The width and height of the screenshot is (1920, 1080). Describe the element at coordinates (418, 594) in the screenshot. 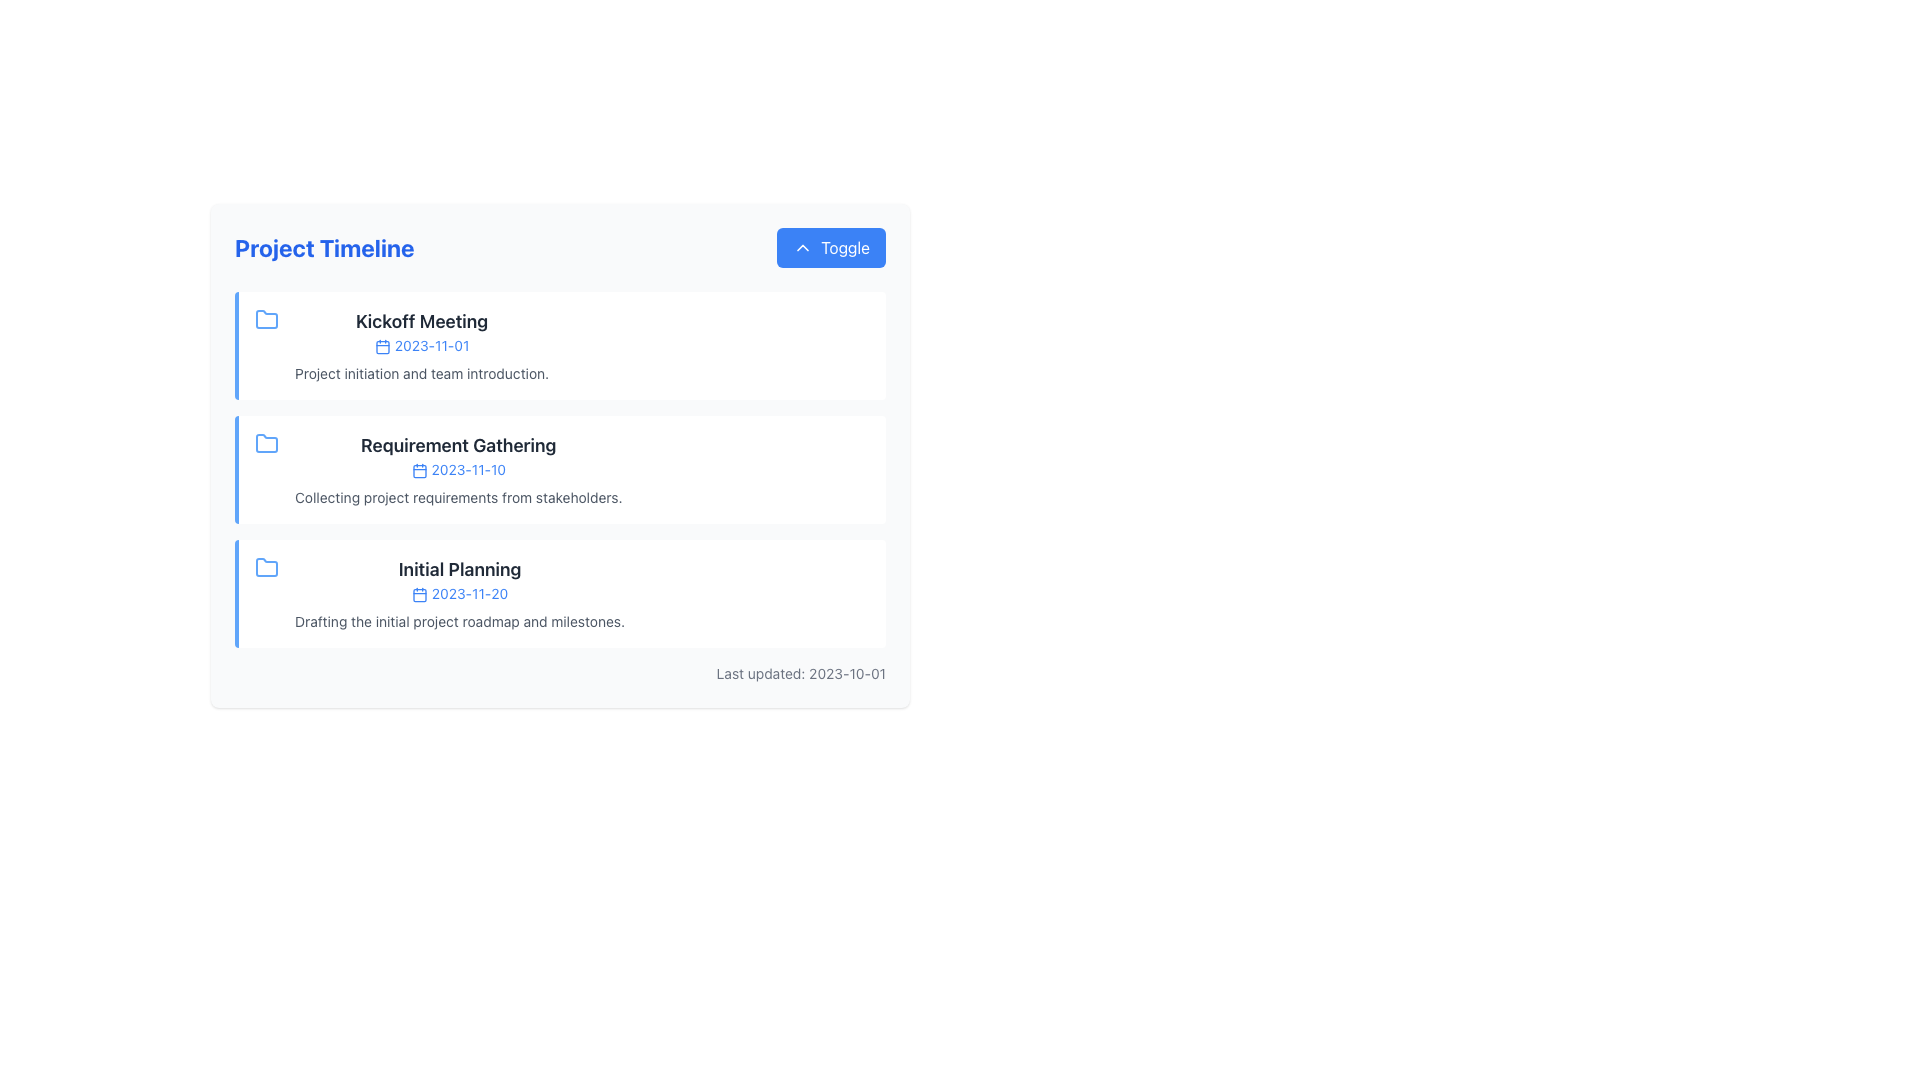

I see `the square-shaped calendar grid cell with rounded corners, styled with a white background and a border, located in the 'Initial Planning' section of the project timeline` at that location.